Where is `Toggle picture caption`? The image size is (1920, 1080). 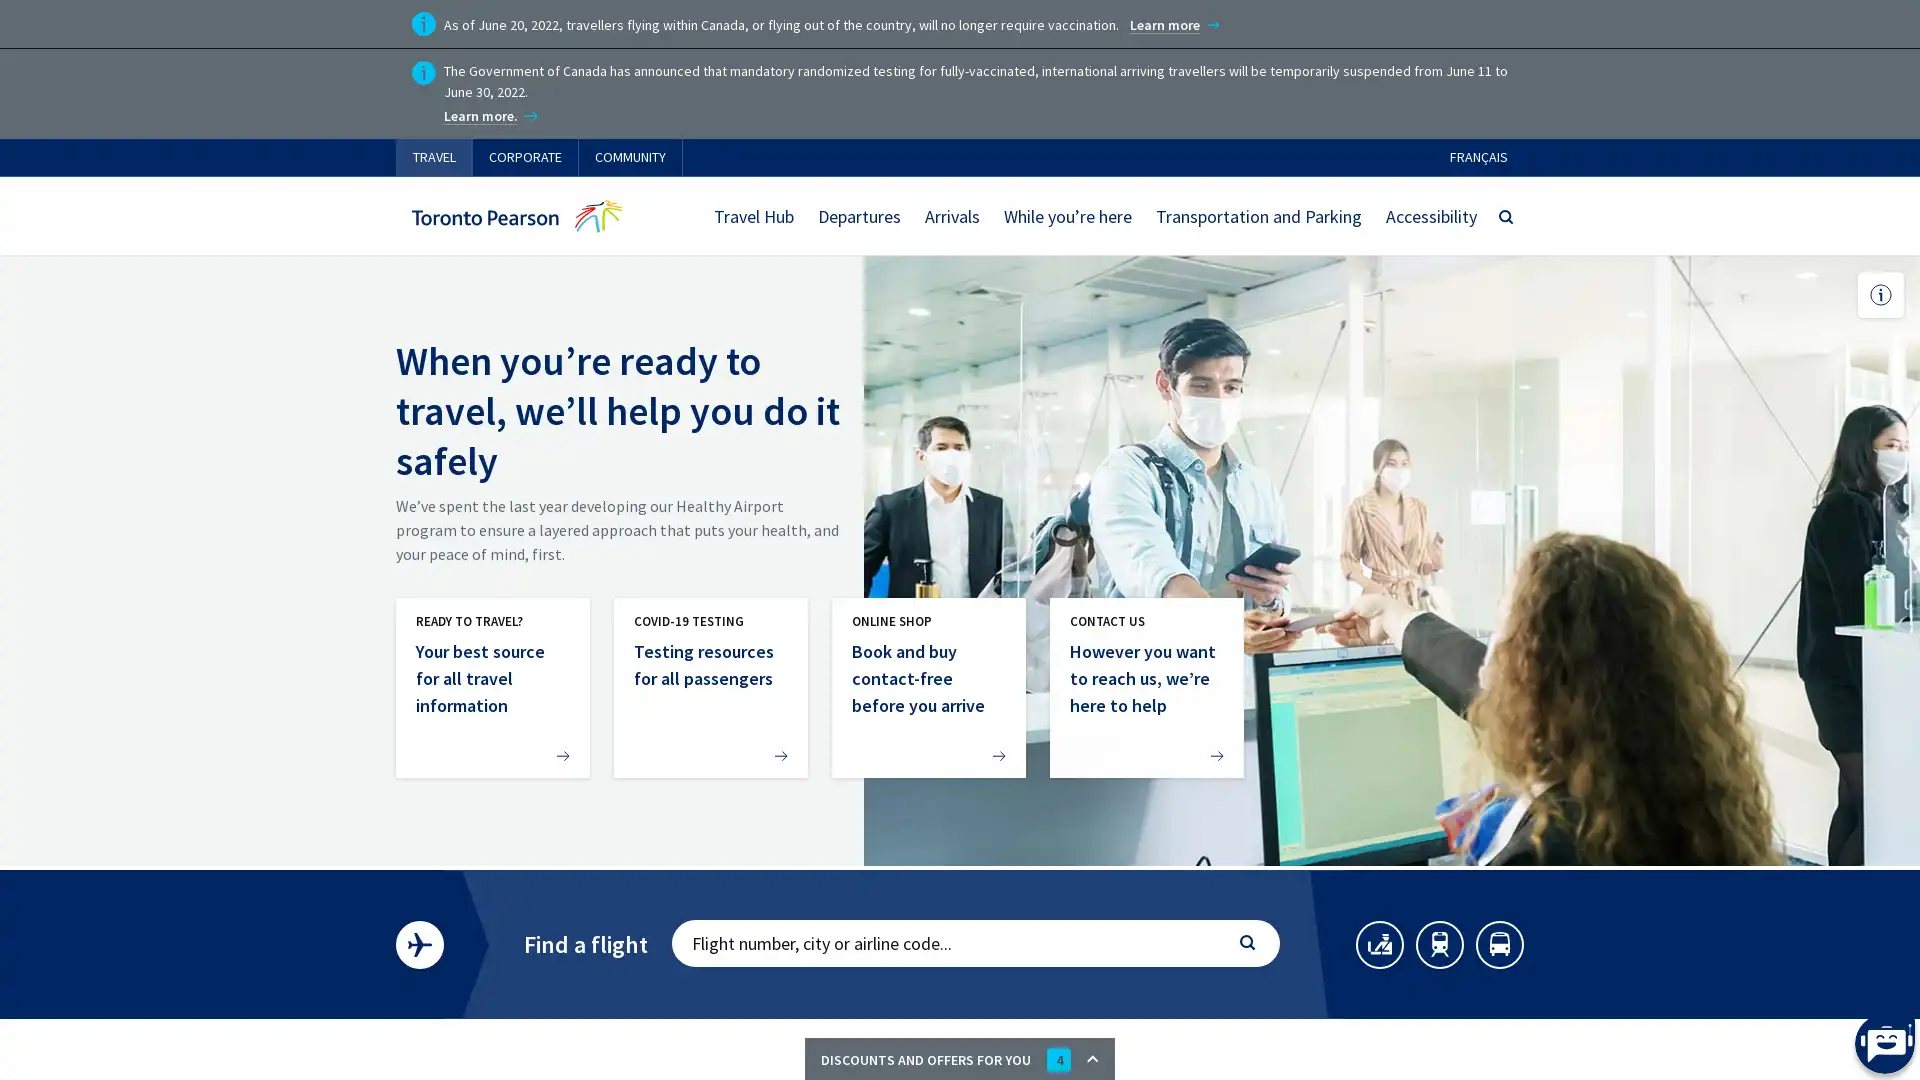 Toggle picture caption is located at coordinates (1880, 294).